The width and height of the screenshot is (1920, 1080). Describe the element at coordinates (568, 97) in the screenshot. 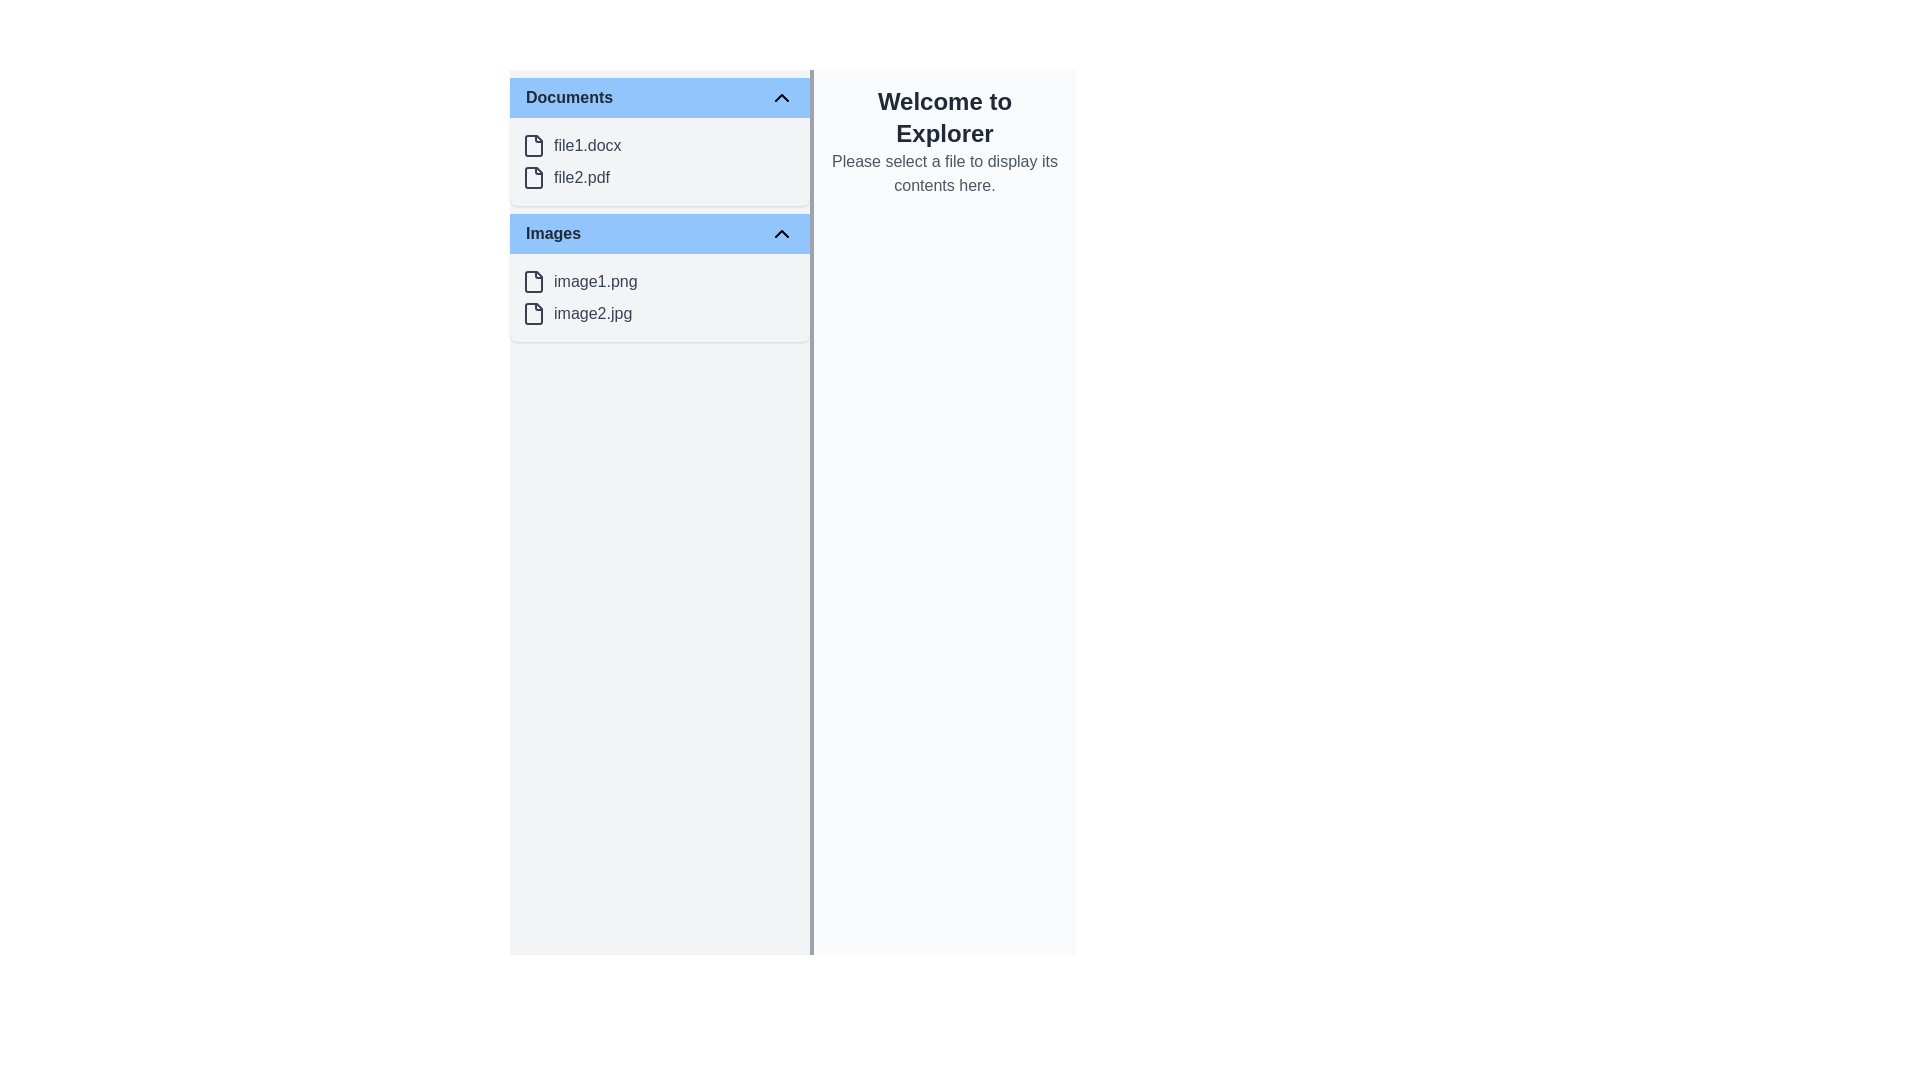

I see `the 'Documents' text label which is displayed in bold dark gray color at the top-left of the blue heading bar in the vertical navigation menu` at that location.